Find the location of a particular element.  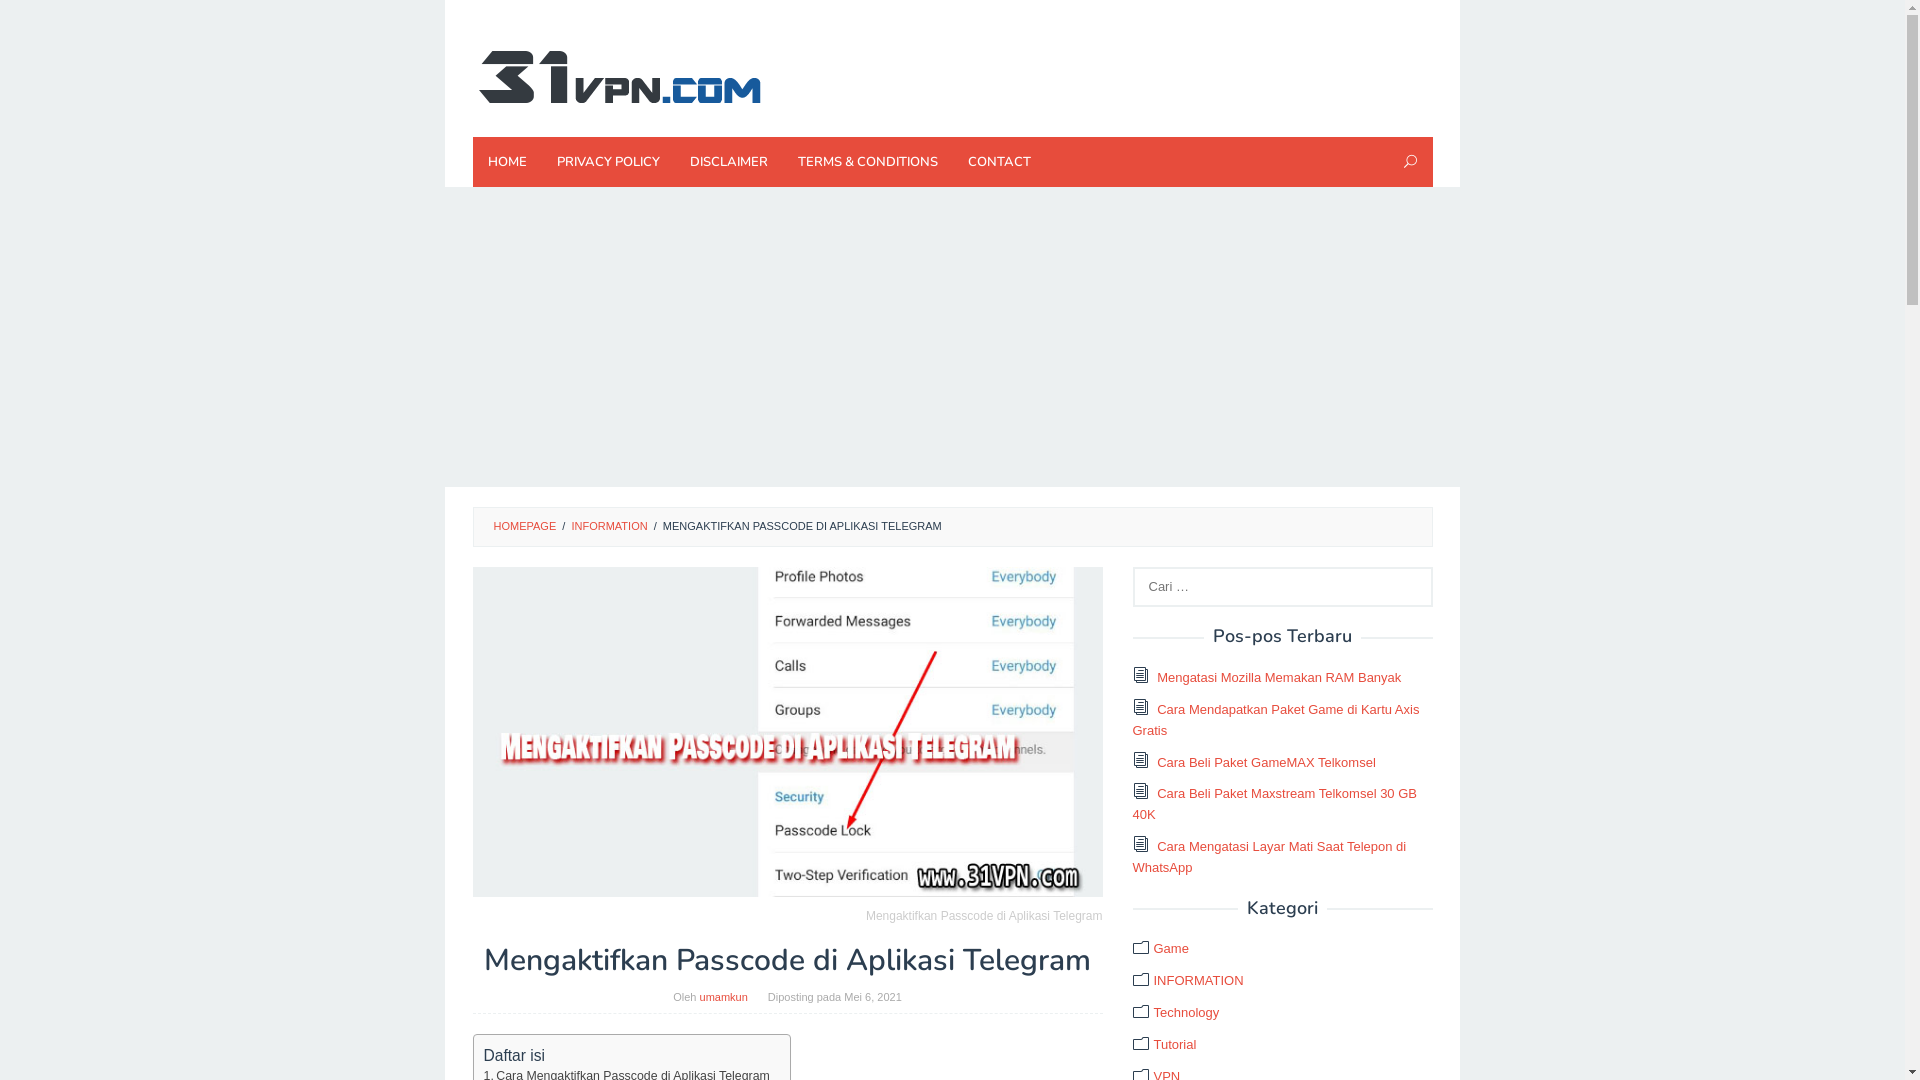

'DISCLAIMER' is located at coordinates (727, 161).